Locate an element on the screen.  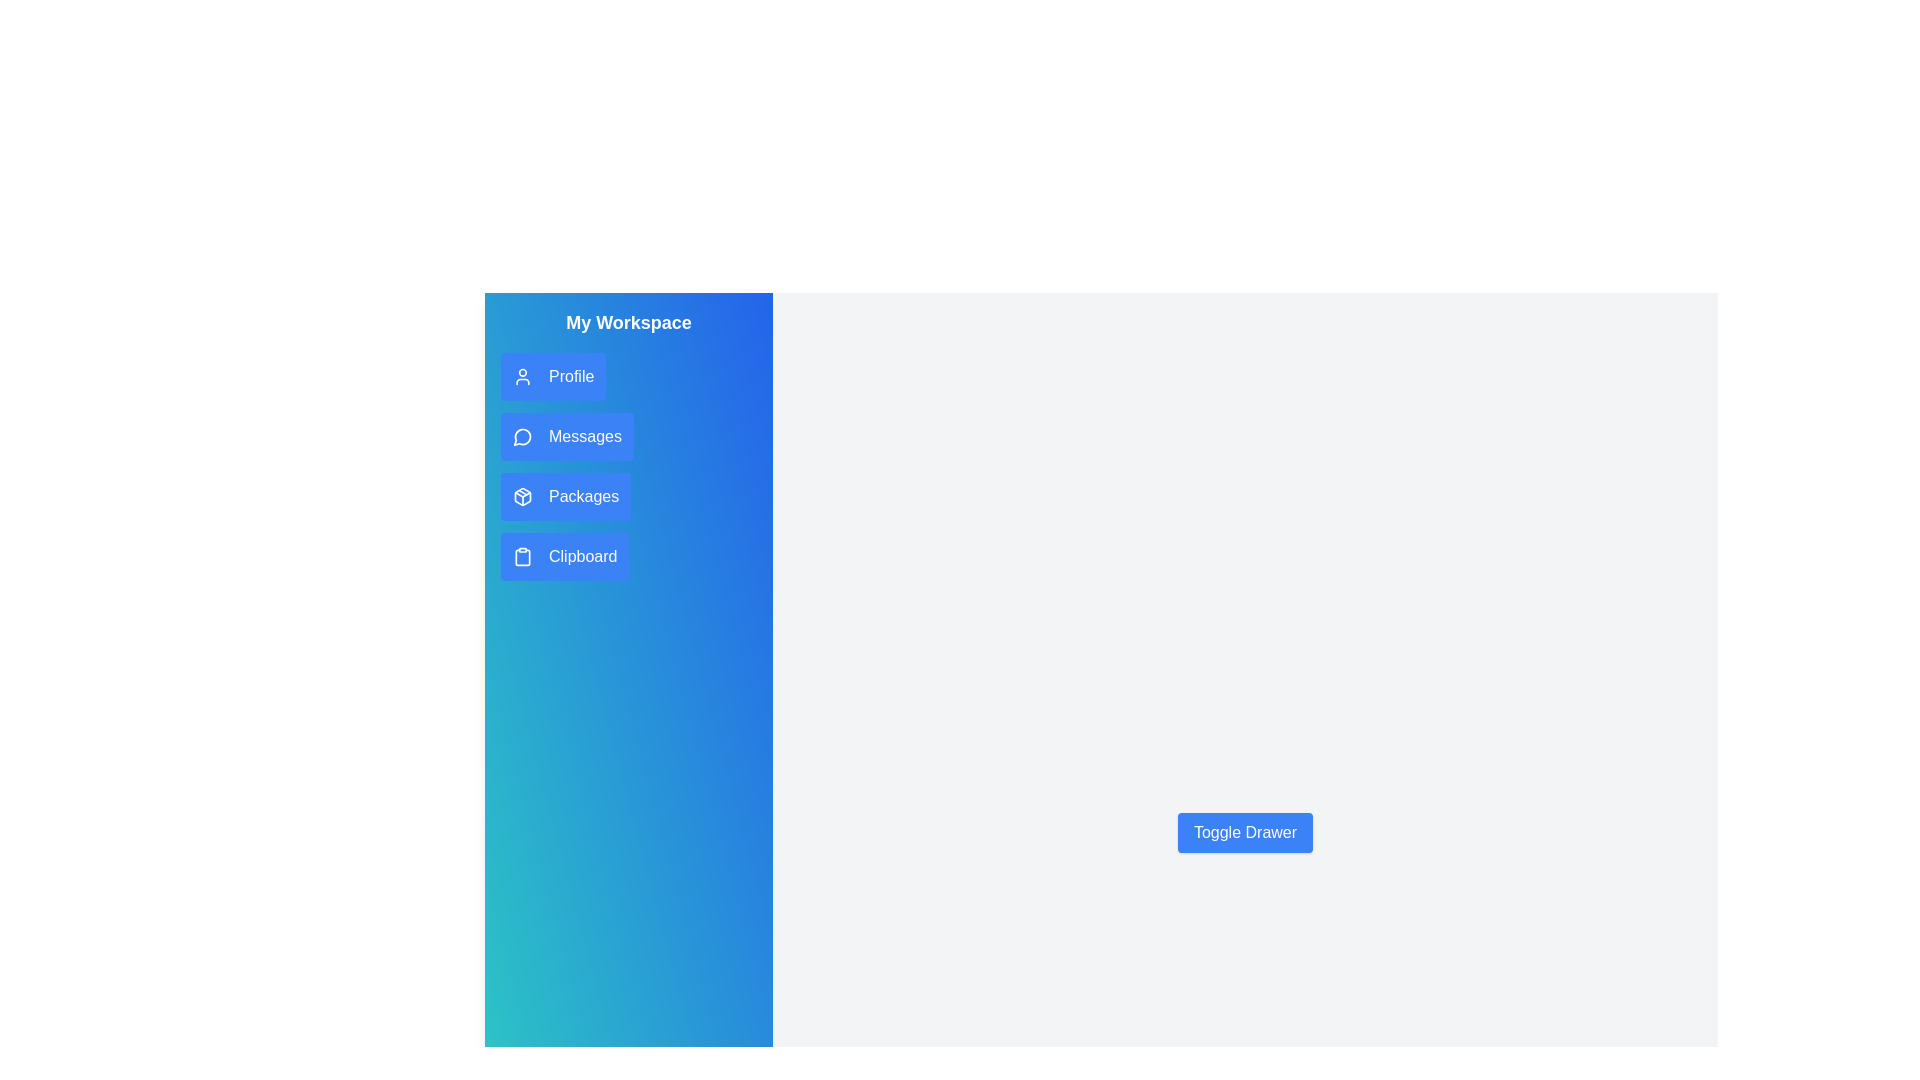
the 'Messages' button in the drawer is located at coordinates (565, 435).